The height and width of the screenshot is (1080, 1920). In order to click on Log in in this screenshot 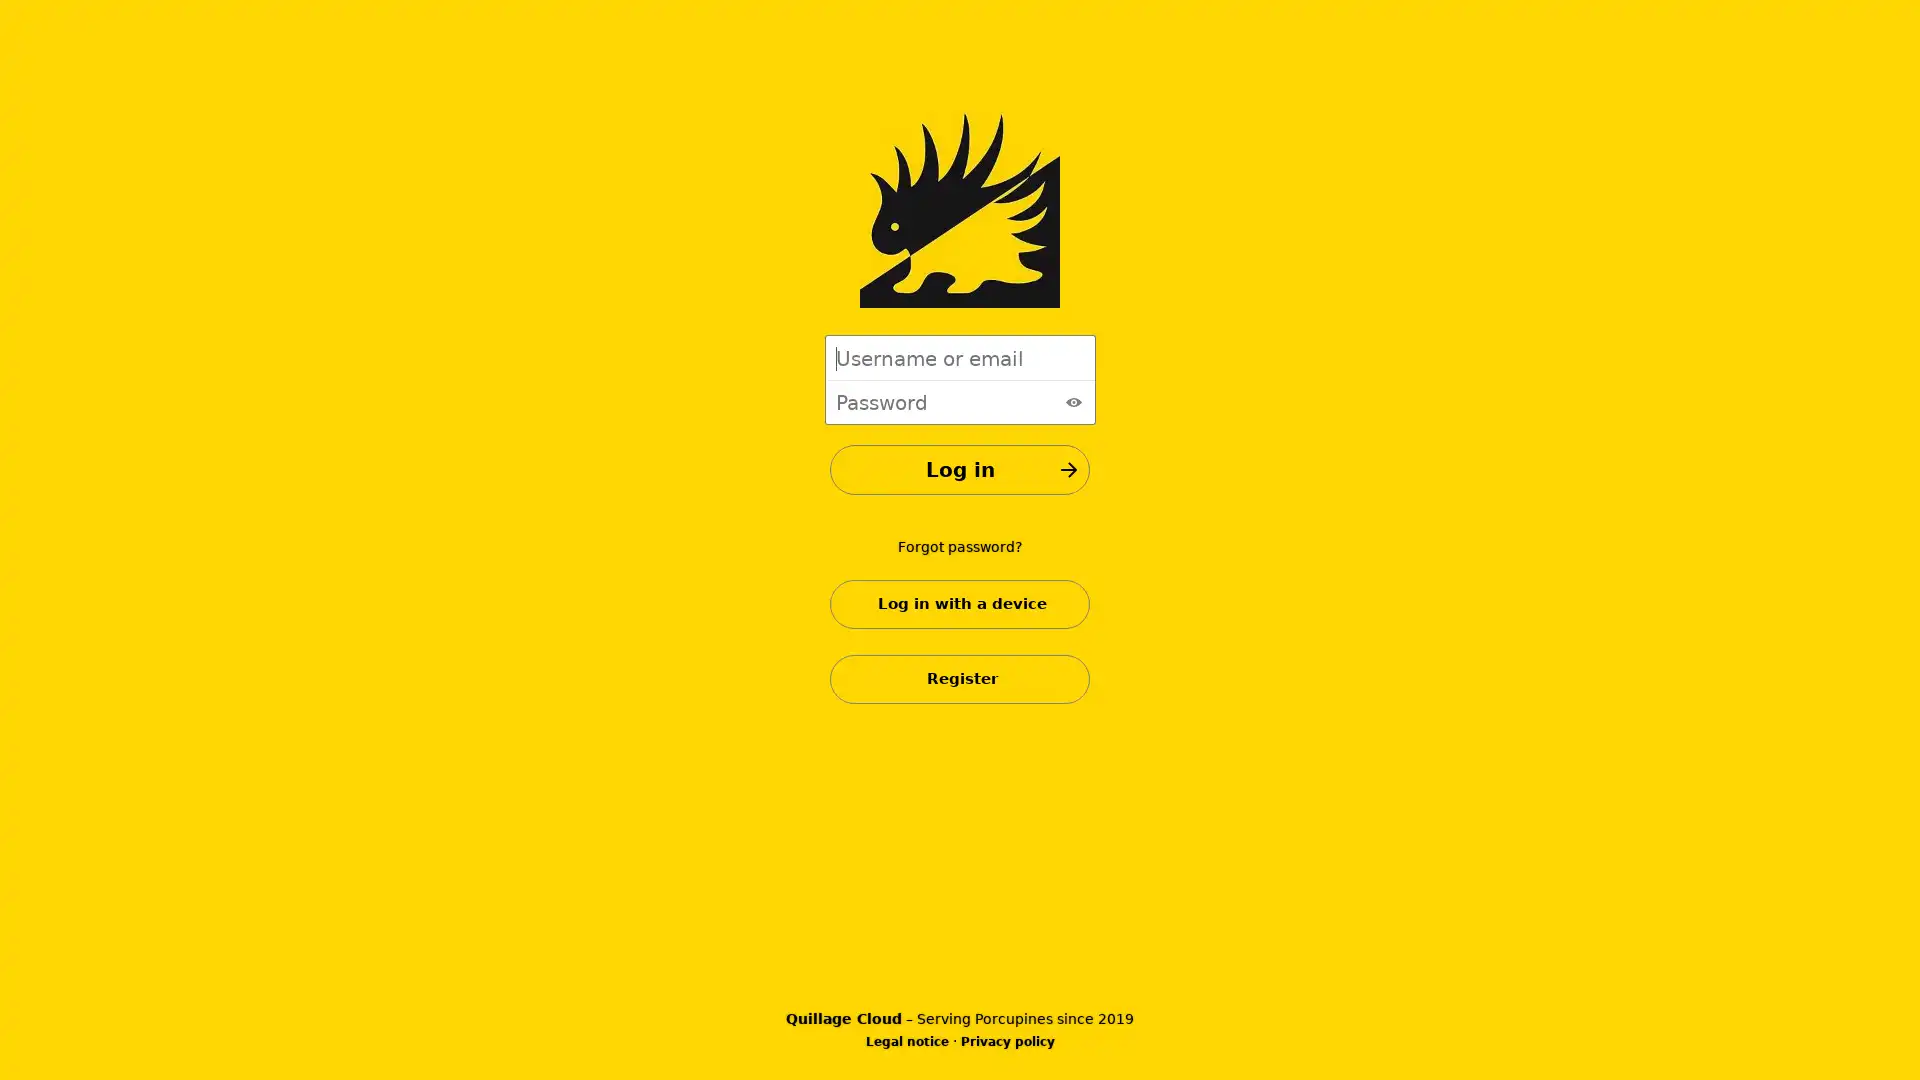, I will do `click(960, 470)`.